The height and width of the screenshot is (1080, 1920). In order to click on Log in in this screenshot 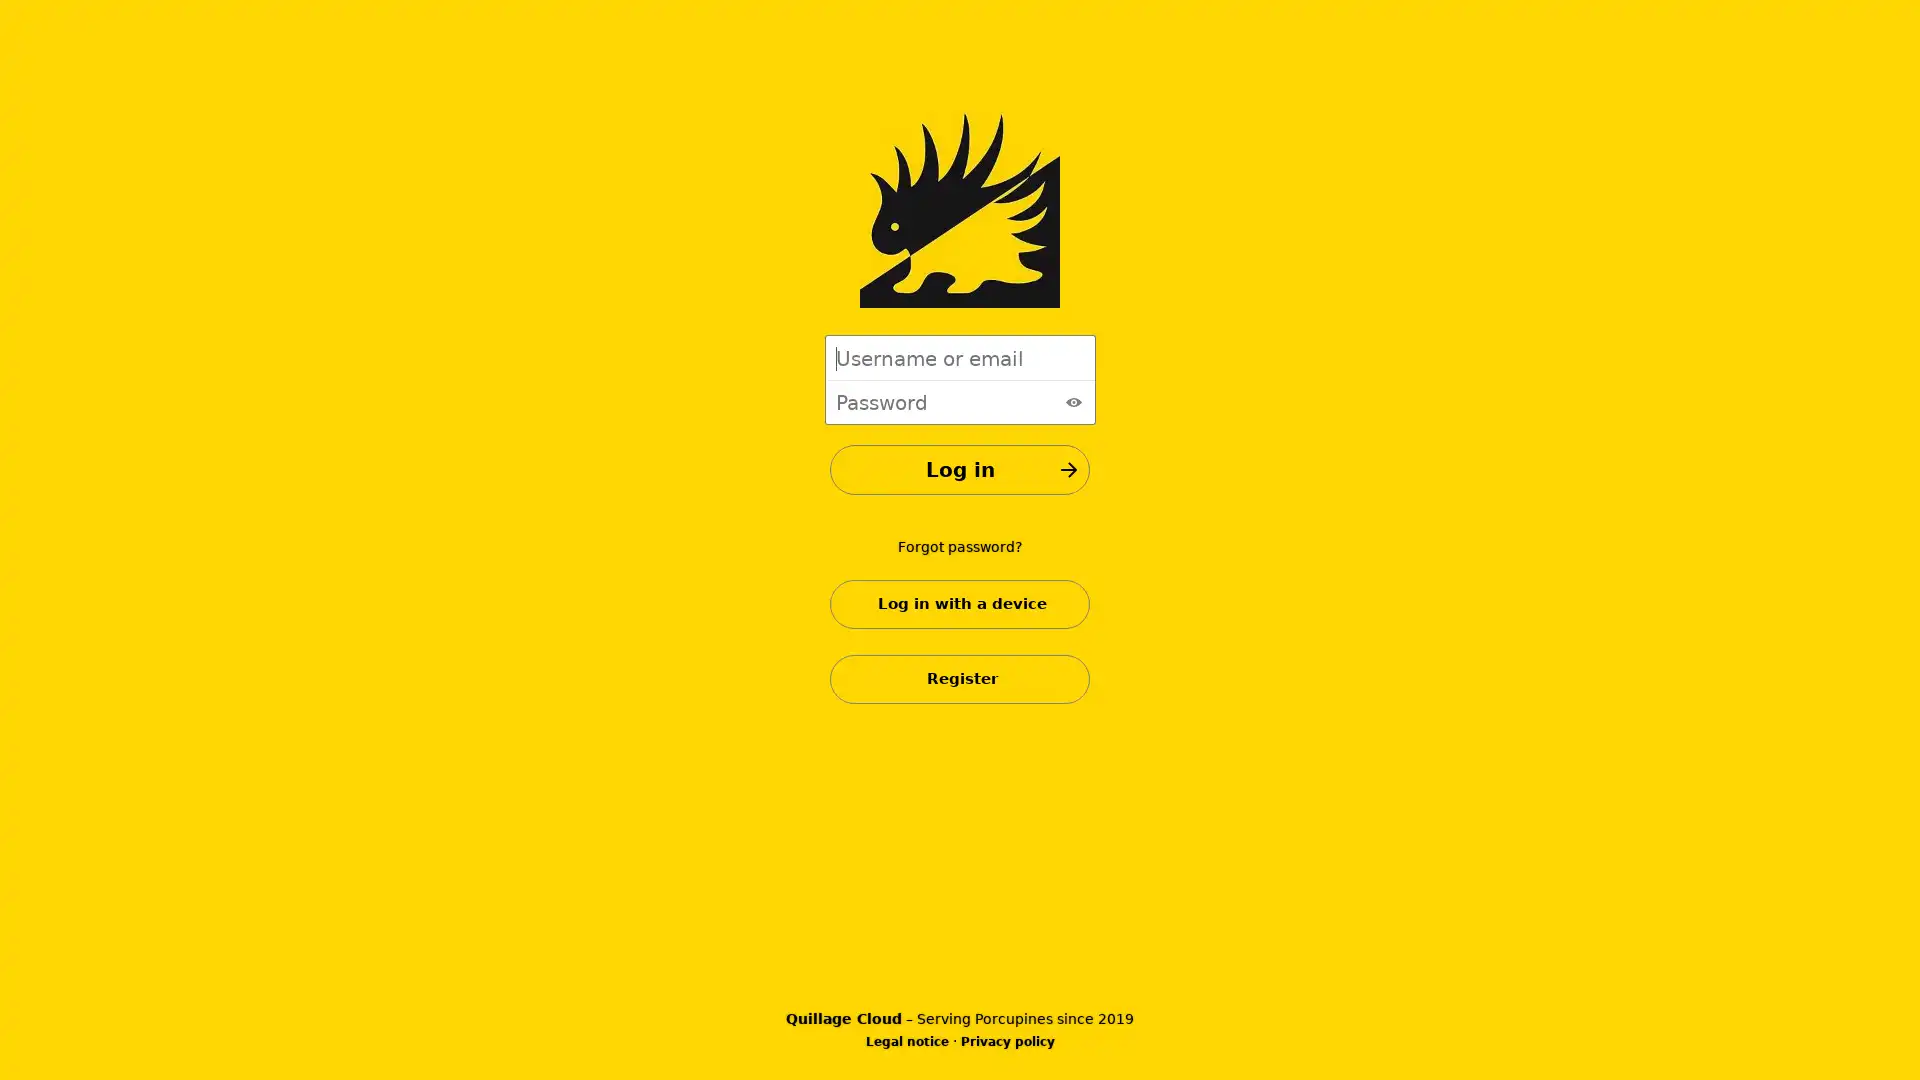, I will do `click(960, 470)`.